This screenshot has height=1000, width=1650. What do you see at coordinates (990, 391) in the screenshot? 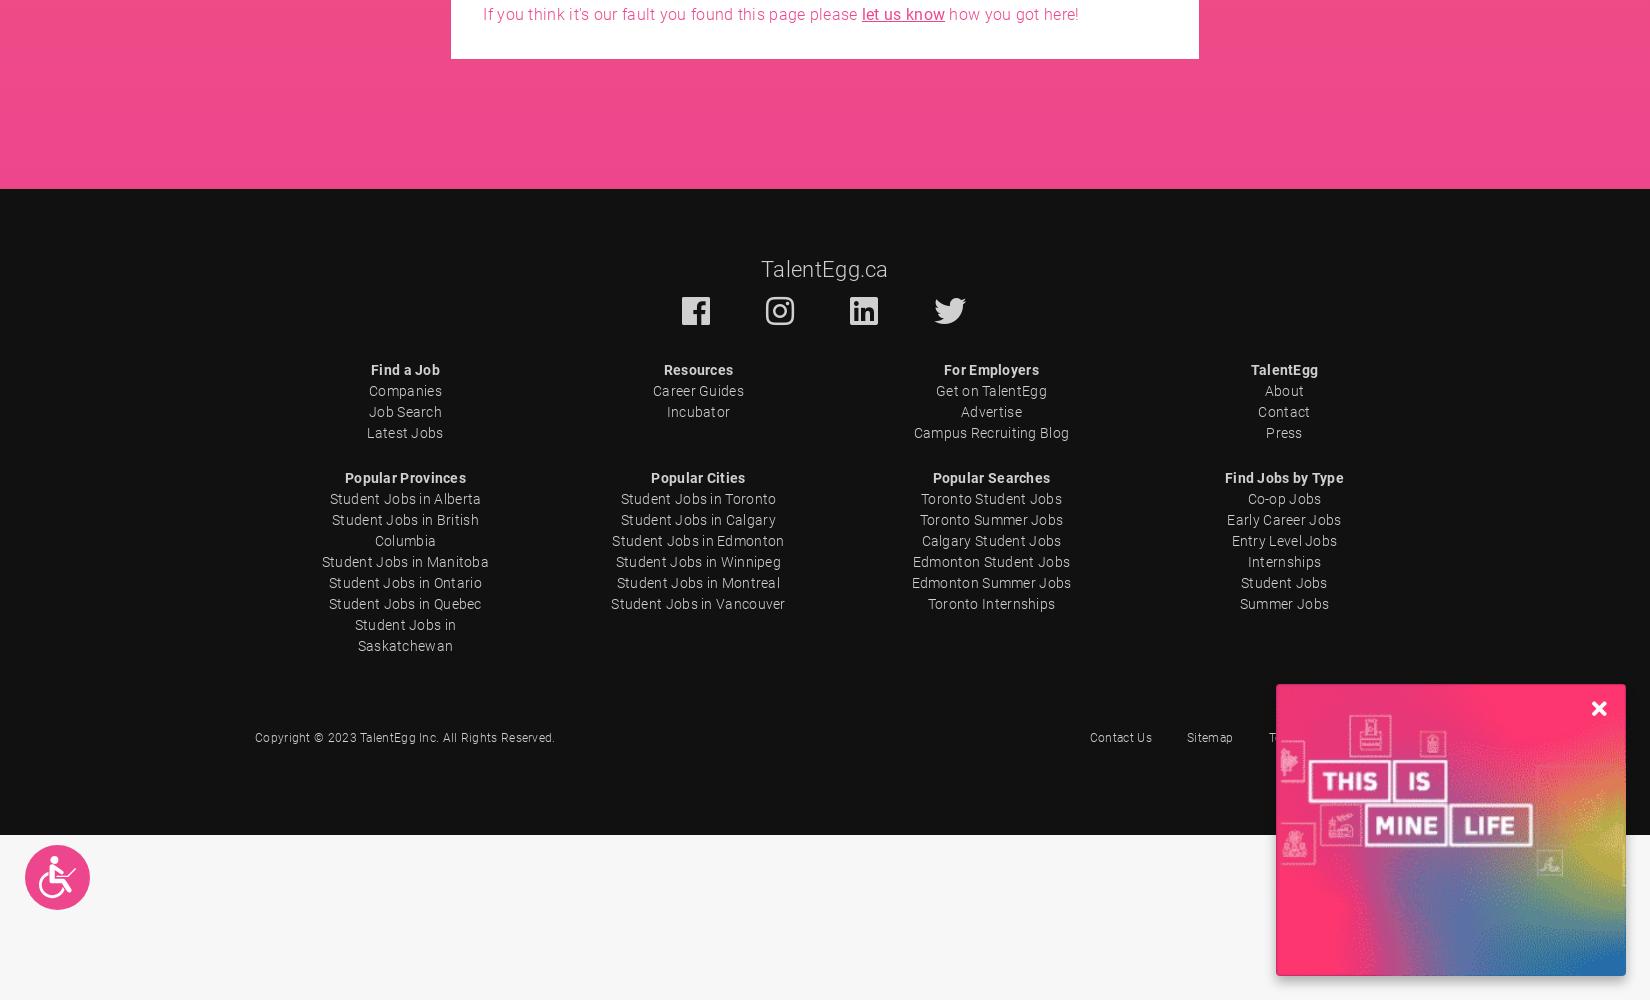
I see `'Get on TalentEgg'` at bounding box center [990, 391].